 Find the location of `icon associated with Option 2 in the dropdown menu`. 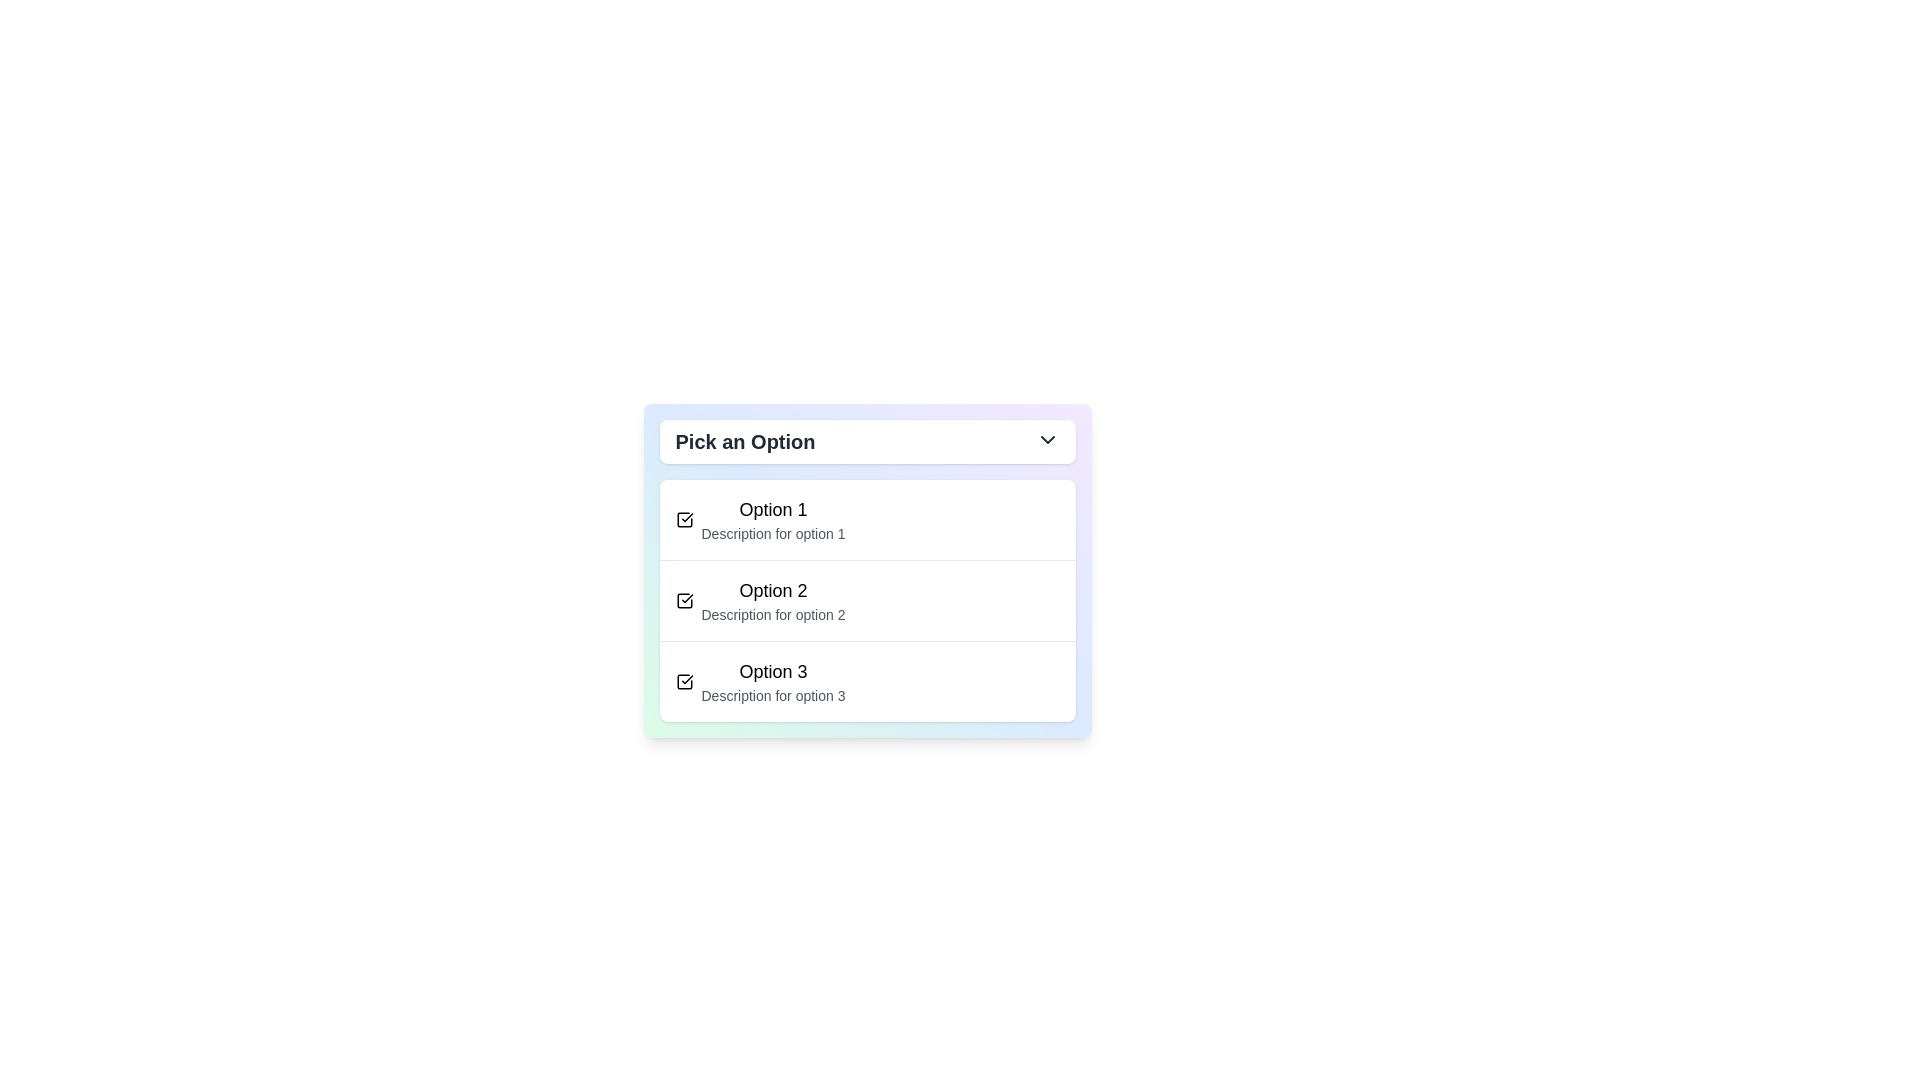

icon associated with Option 2 in the dropdown menu is located at coordinates (684, 600).